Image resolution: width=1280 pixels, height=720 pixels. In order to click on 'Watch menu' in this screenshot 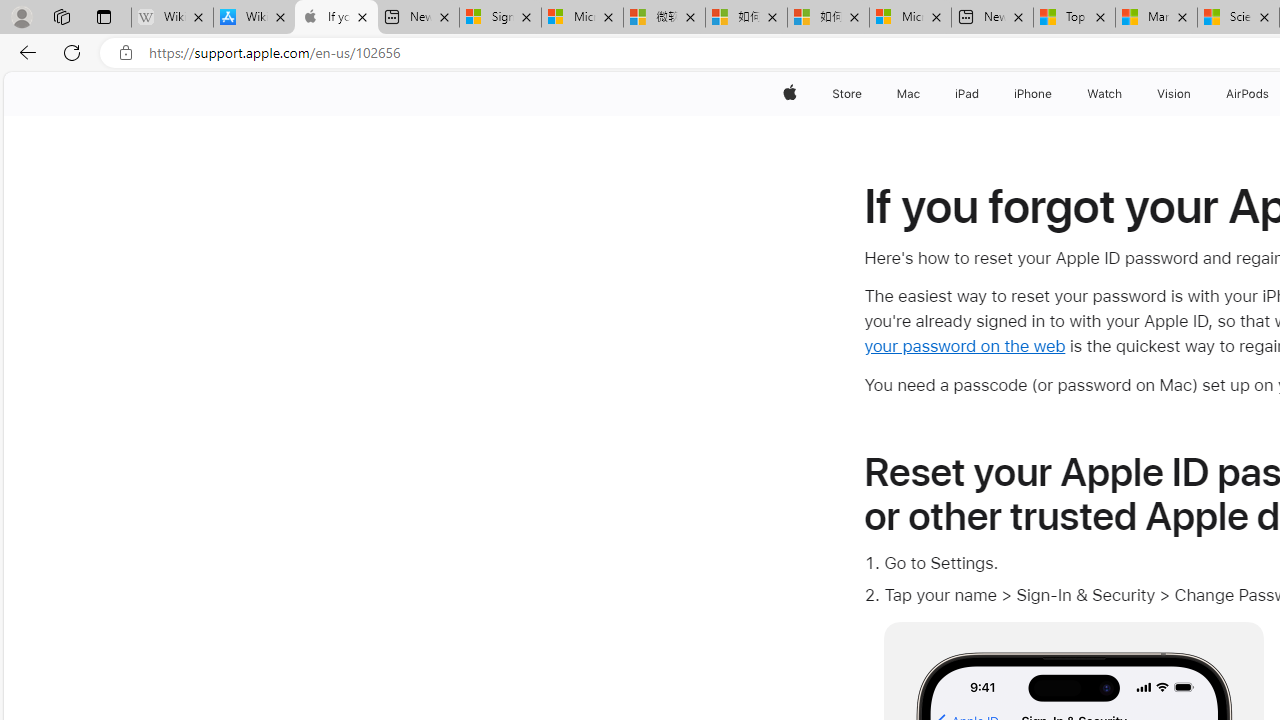, I will do `click(1126, 93)`.